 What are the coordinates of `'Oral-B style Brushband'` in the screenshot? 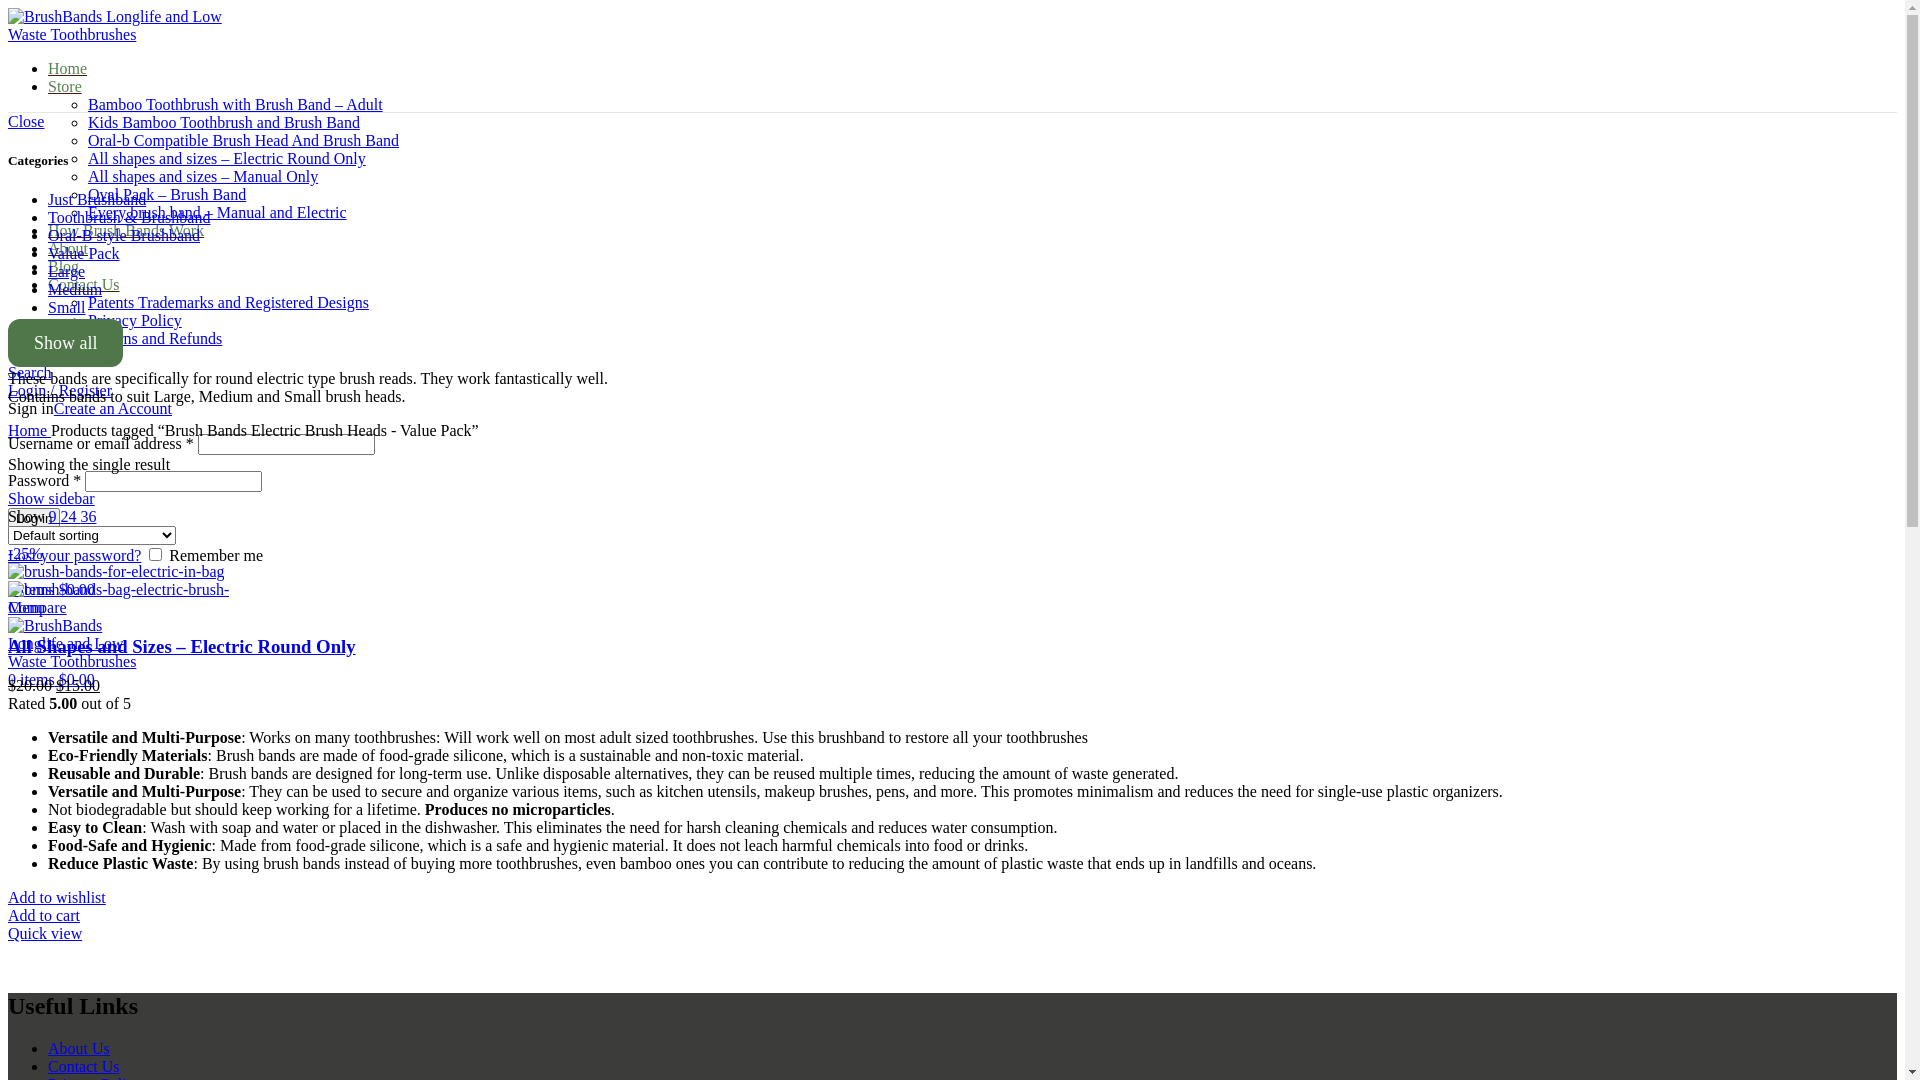 It's located at (123, 234).